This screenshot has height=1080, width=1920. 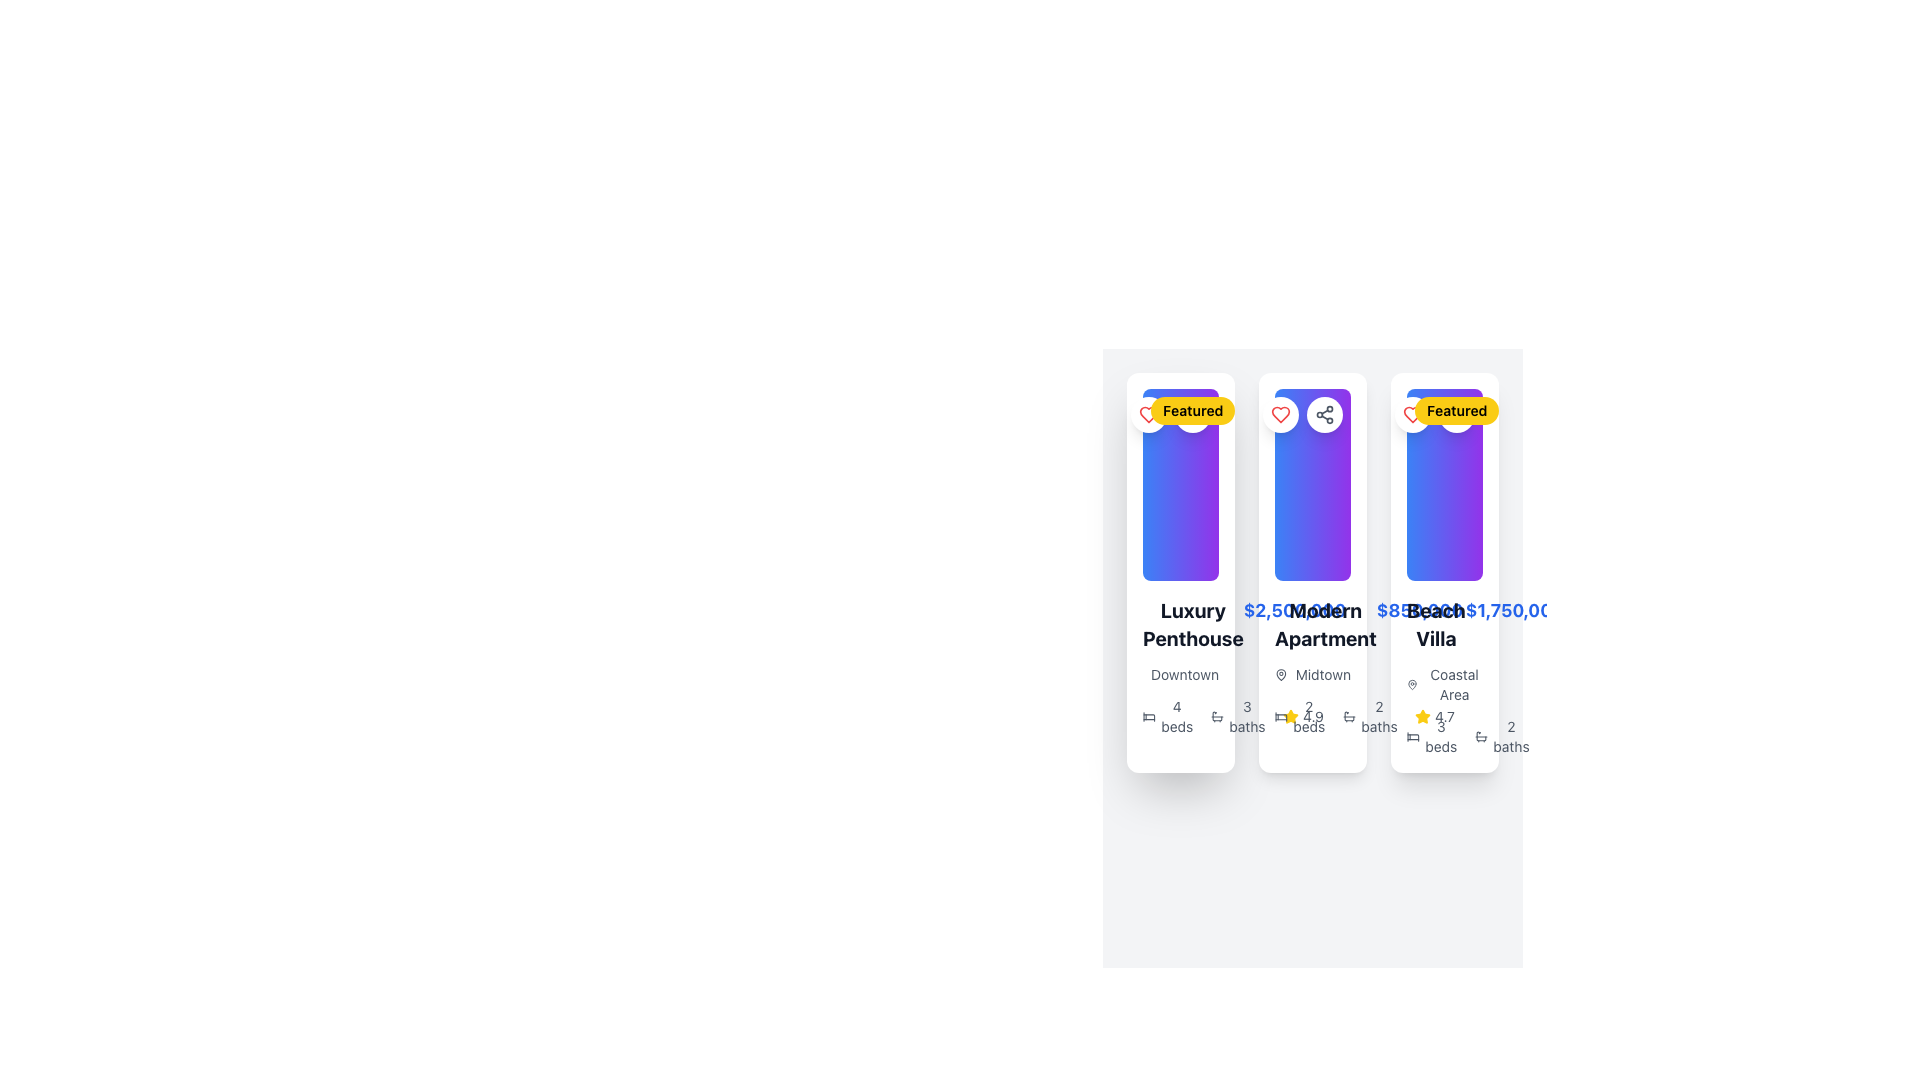 I want to click on rating value displayed as '4.7' in the Rating Display, which is located in the bottom-right section of the 'Beach Villa' card, below 'Coastal Area' and above '2 beds 2 baths', so click(x=1434, y=716).